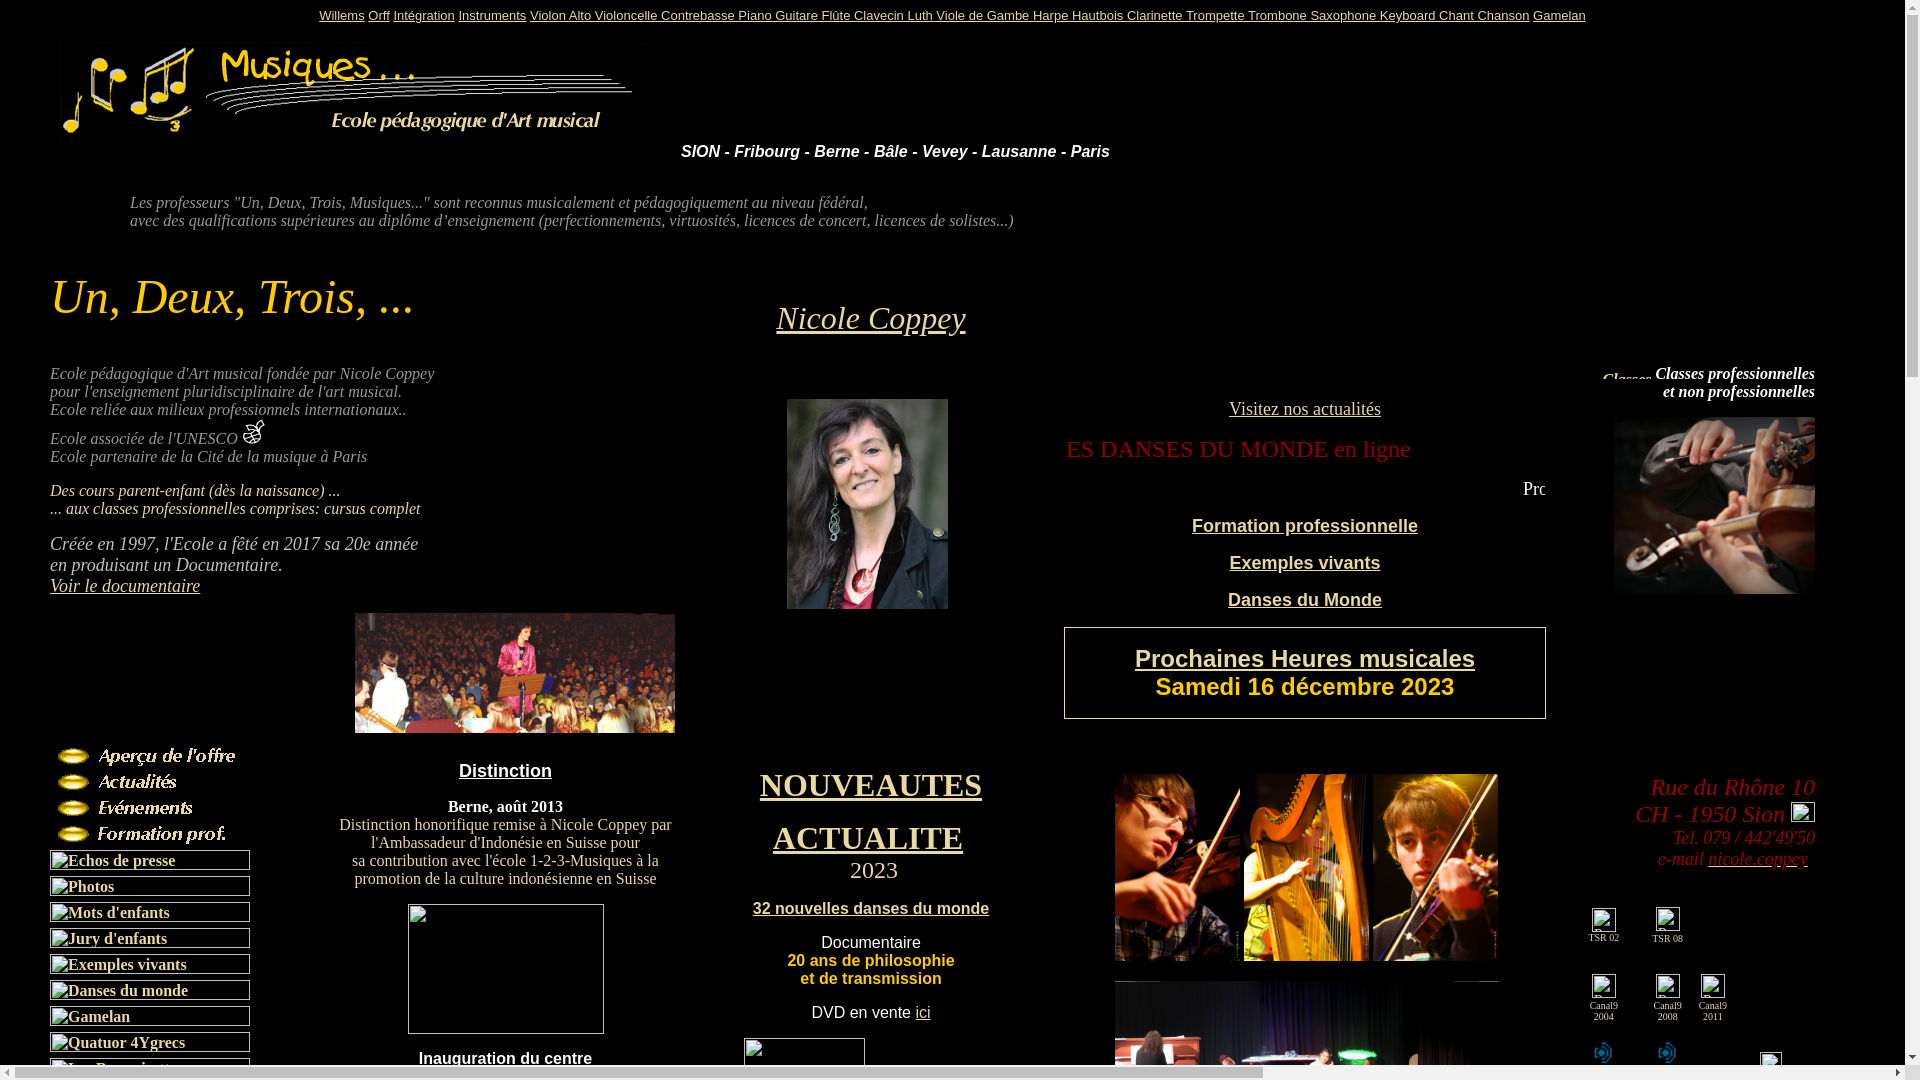 The width and height of the screenshot is (1920, 1080). I want to click on 'nicole.coppey', so click(1756, 858).